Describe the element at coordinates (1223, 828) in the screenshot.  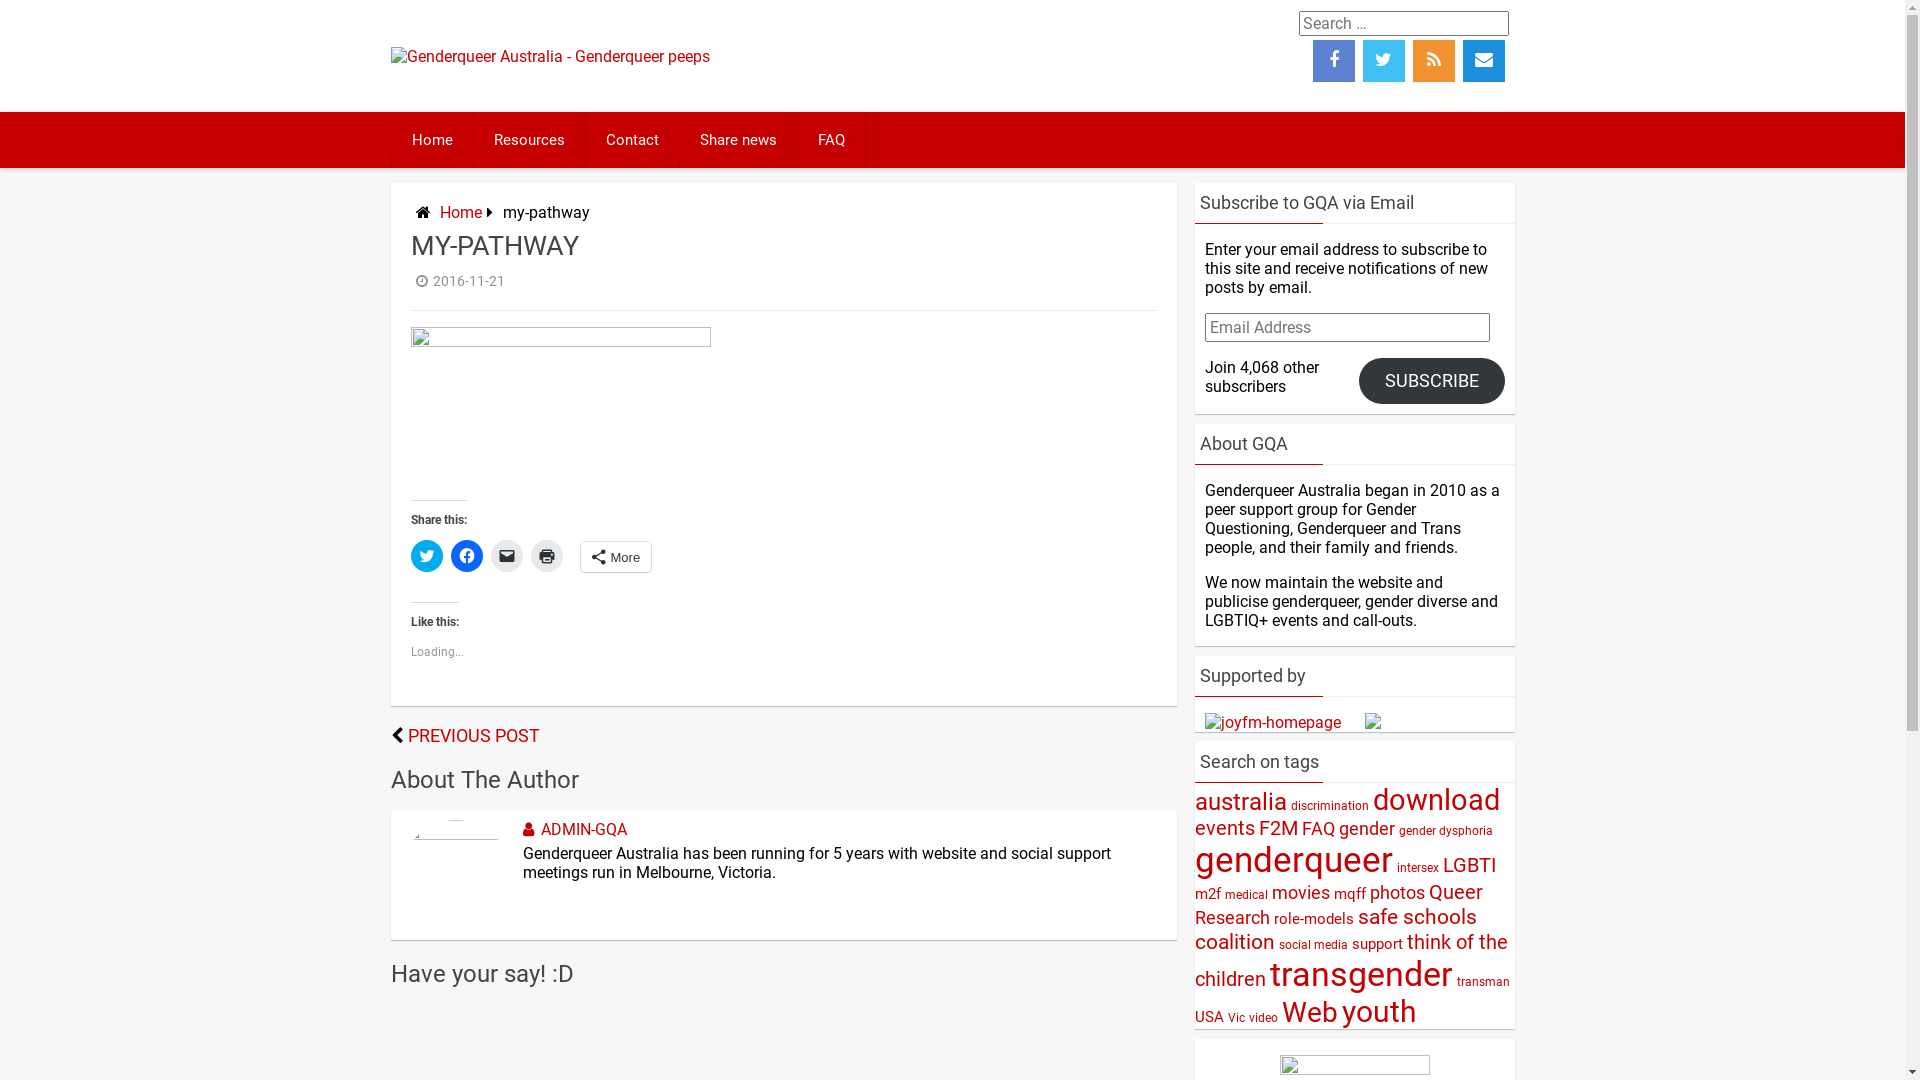
I see `'events'` at that location.